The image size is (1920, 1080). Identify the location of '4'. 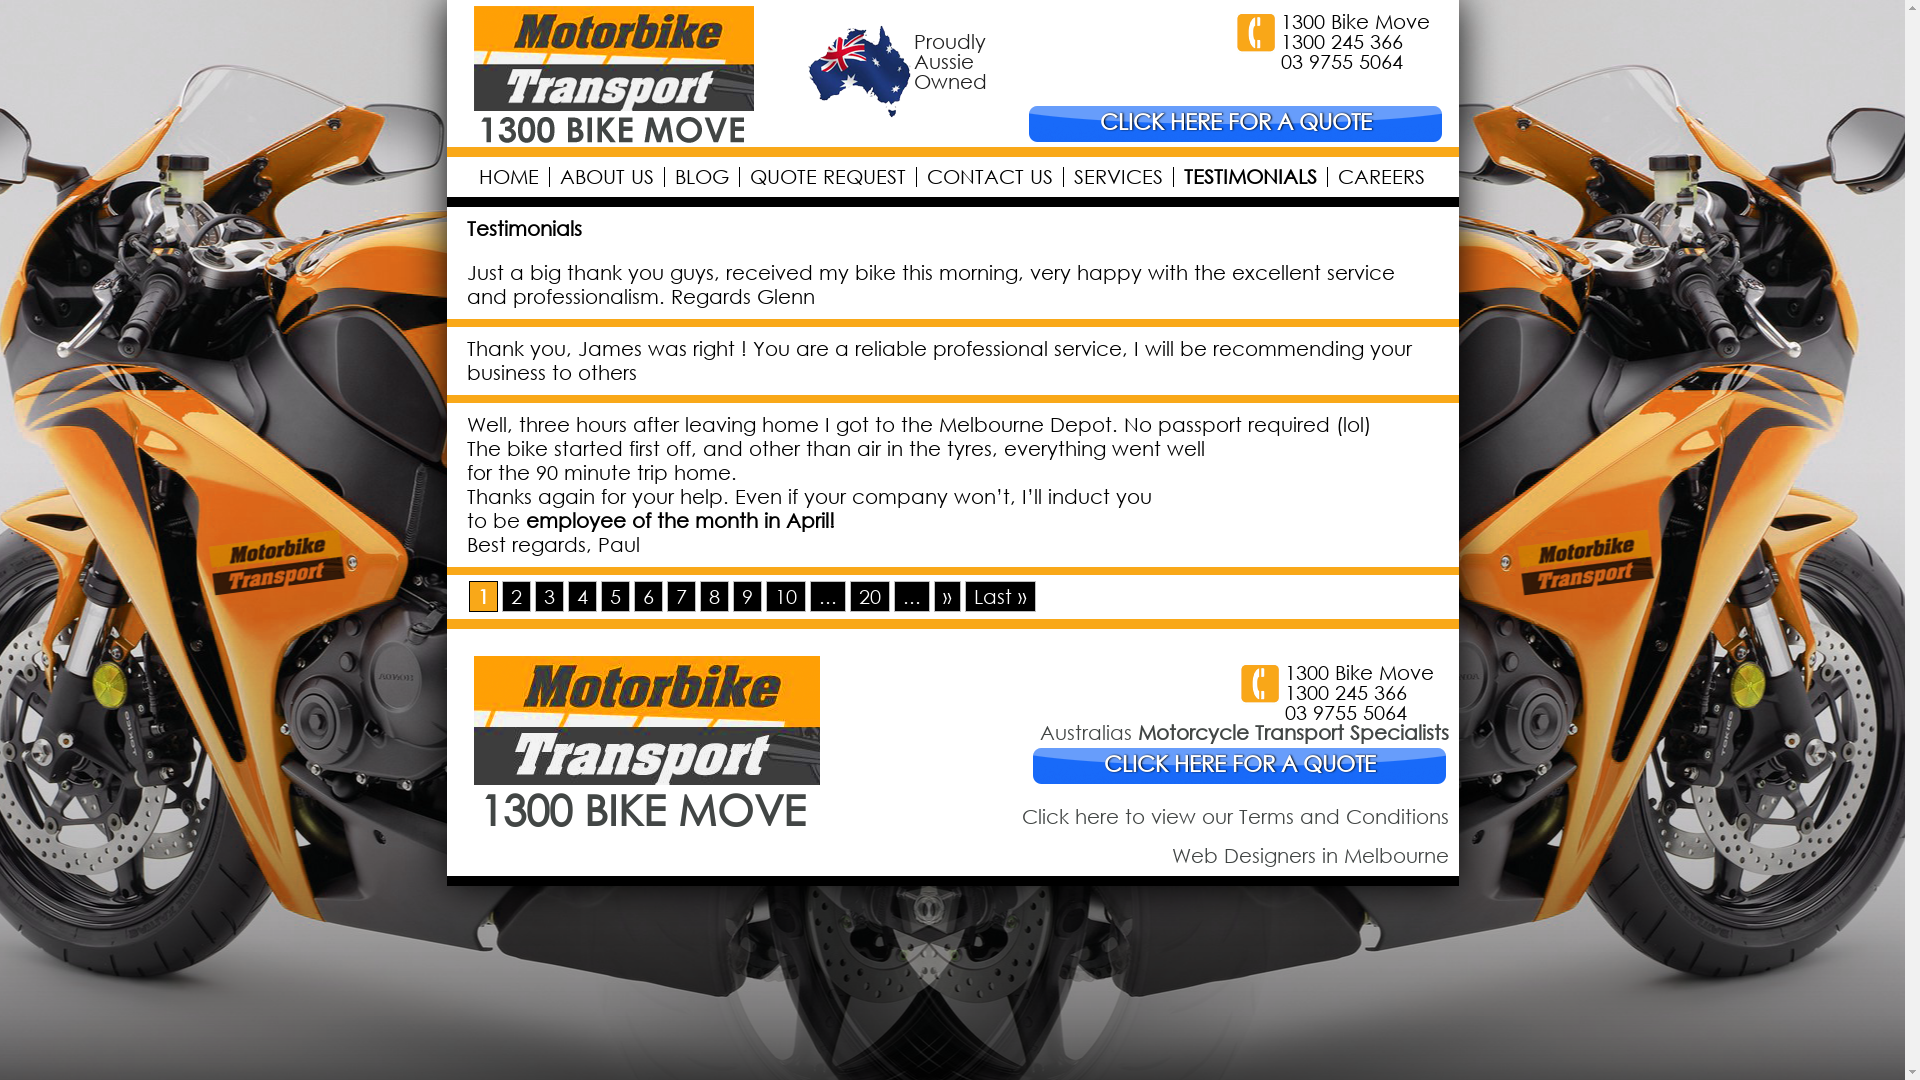
(581, 595).